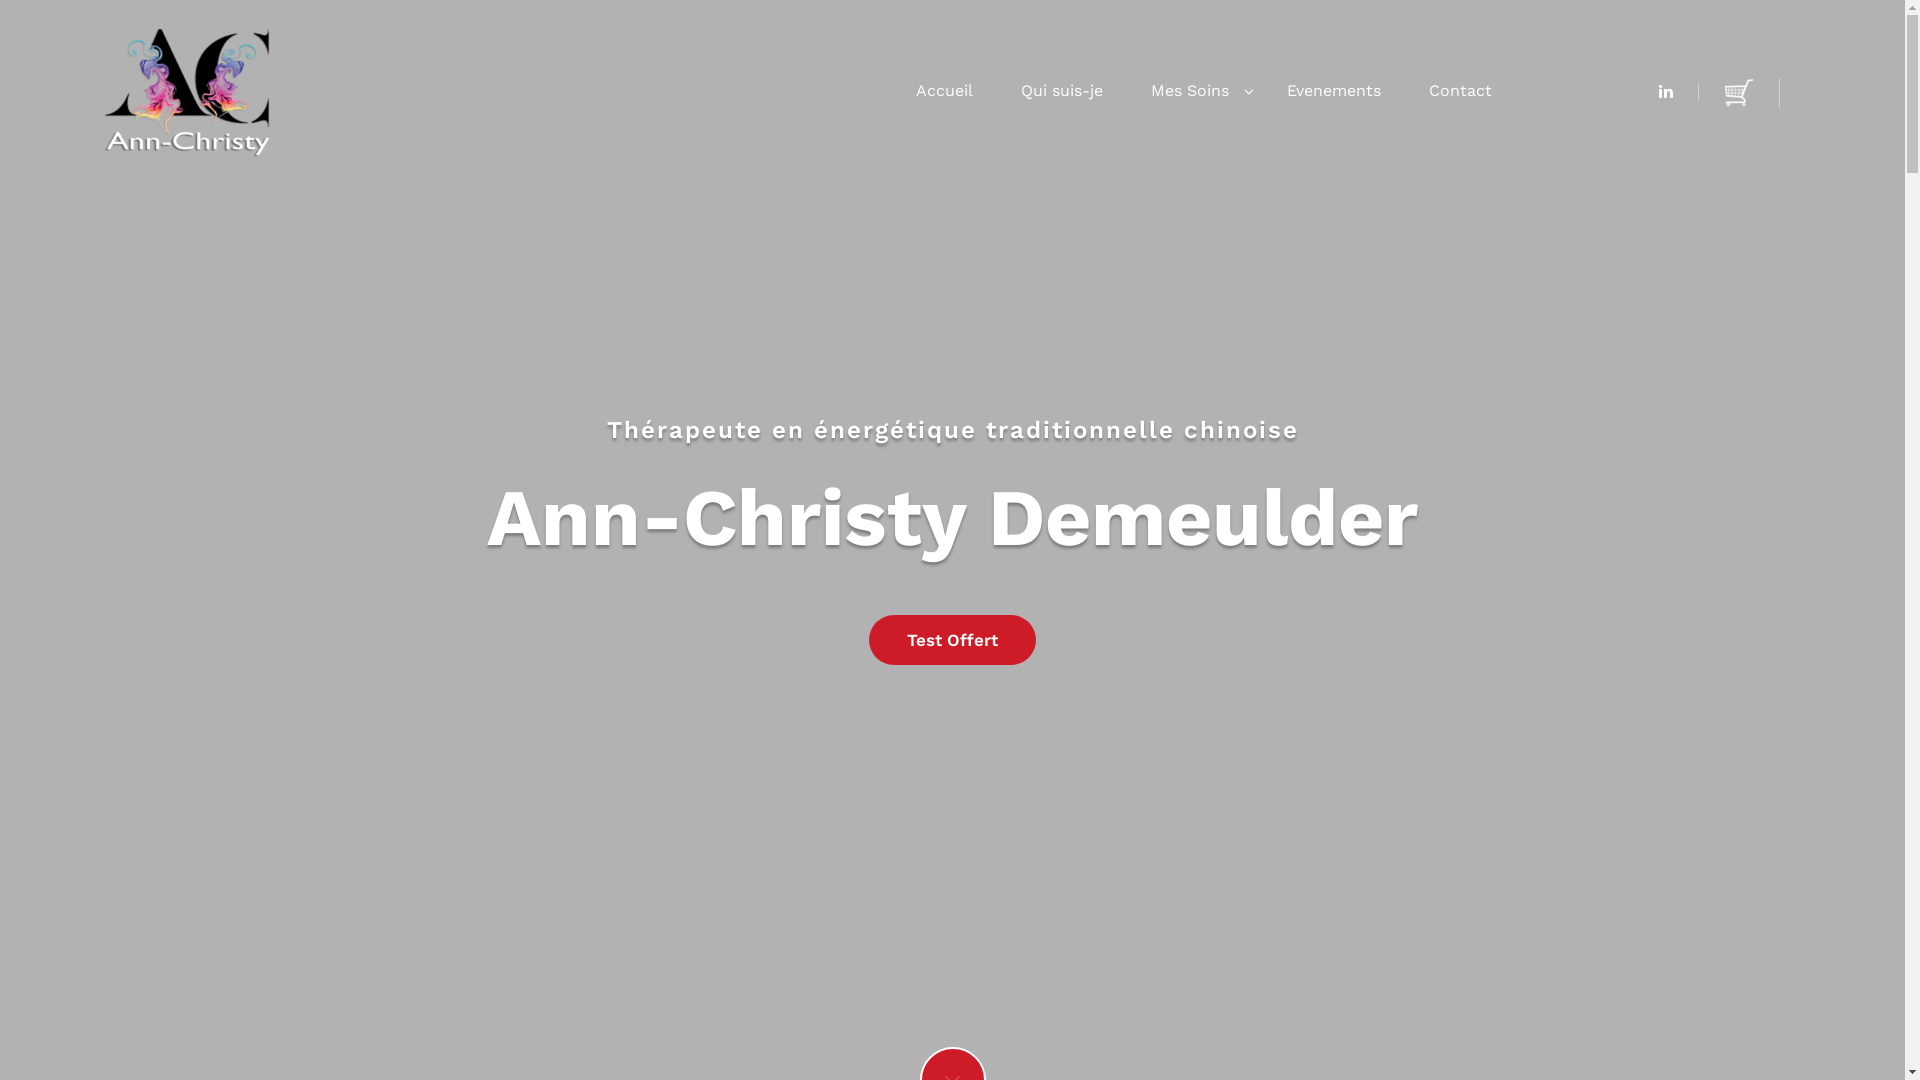 The width and height of the screenshot is (1920, 1080). I want to click on 'Skip to content', so click(0, 0).